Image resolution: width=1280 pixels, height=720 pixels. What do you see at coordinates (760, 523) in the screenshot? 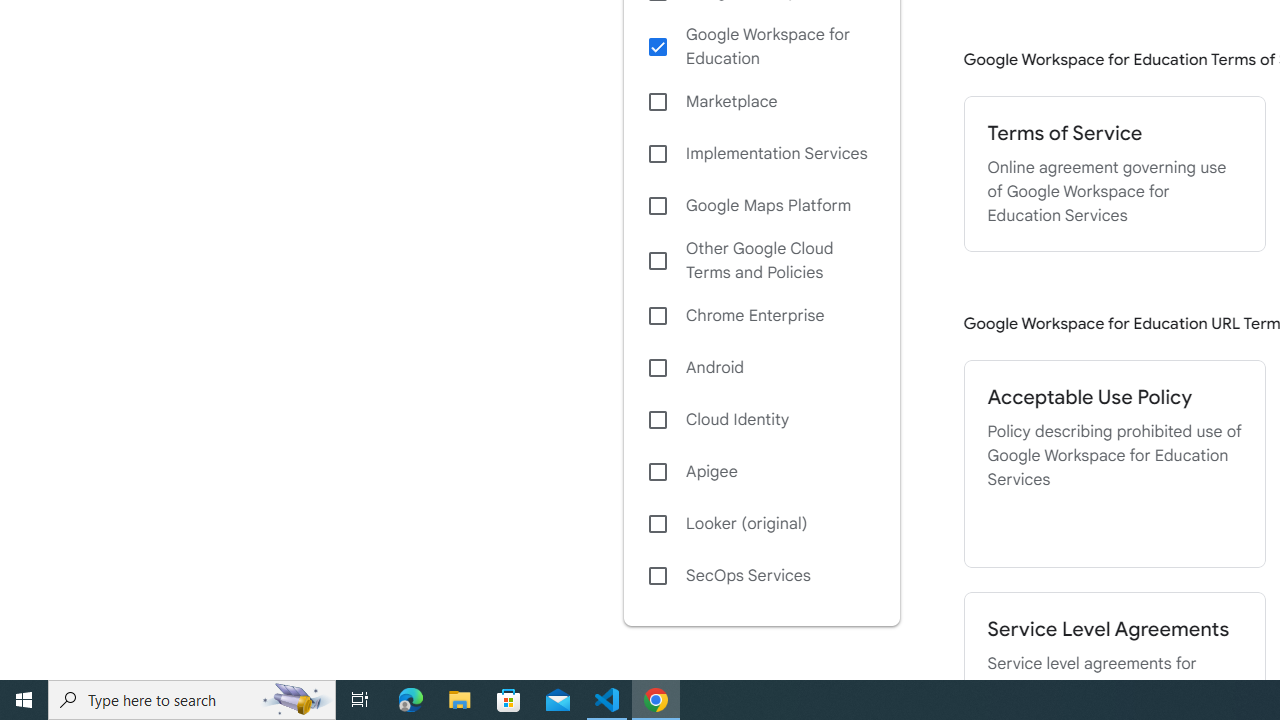
I see `'Looker (original)'` at bounding box center [760, 523].